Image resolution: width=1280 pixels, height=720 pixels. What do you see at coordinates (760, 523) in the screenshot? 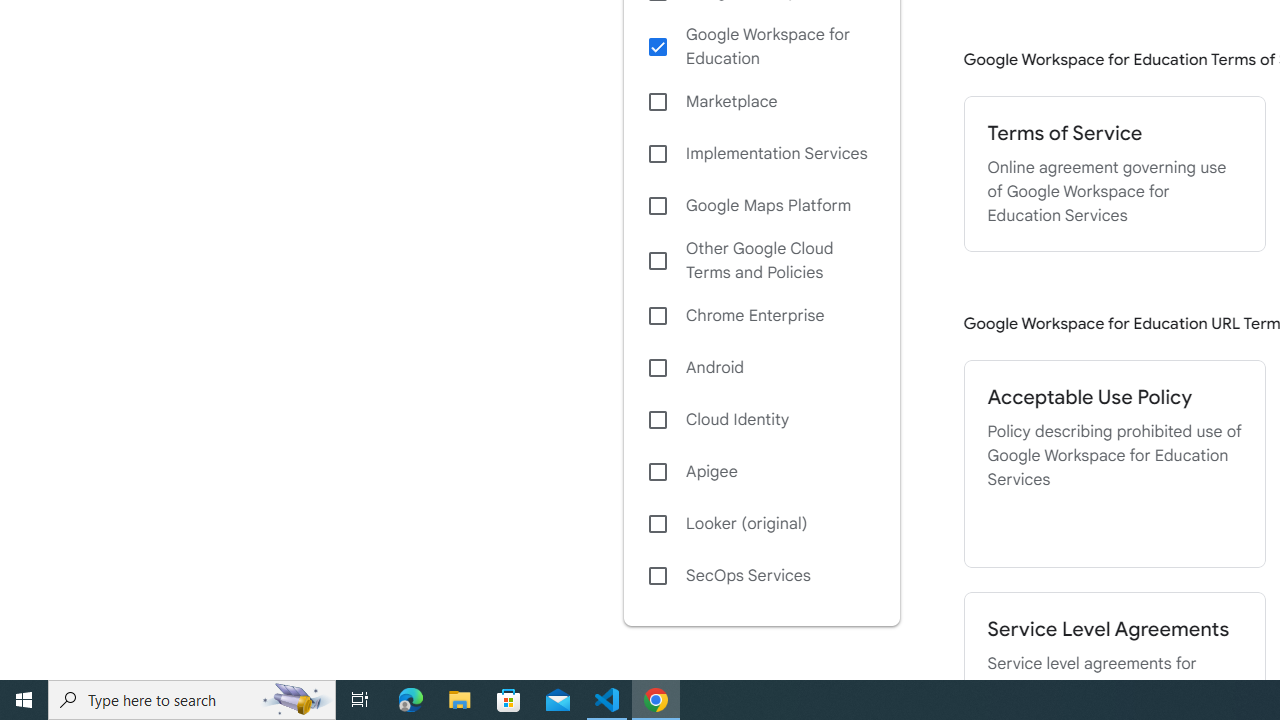
I see `'Looker (original)'` at bounding box center [760, 523].